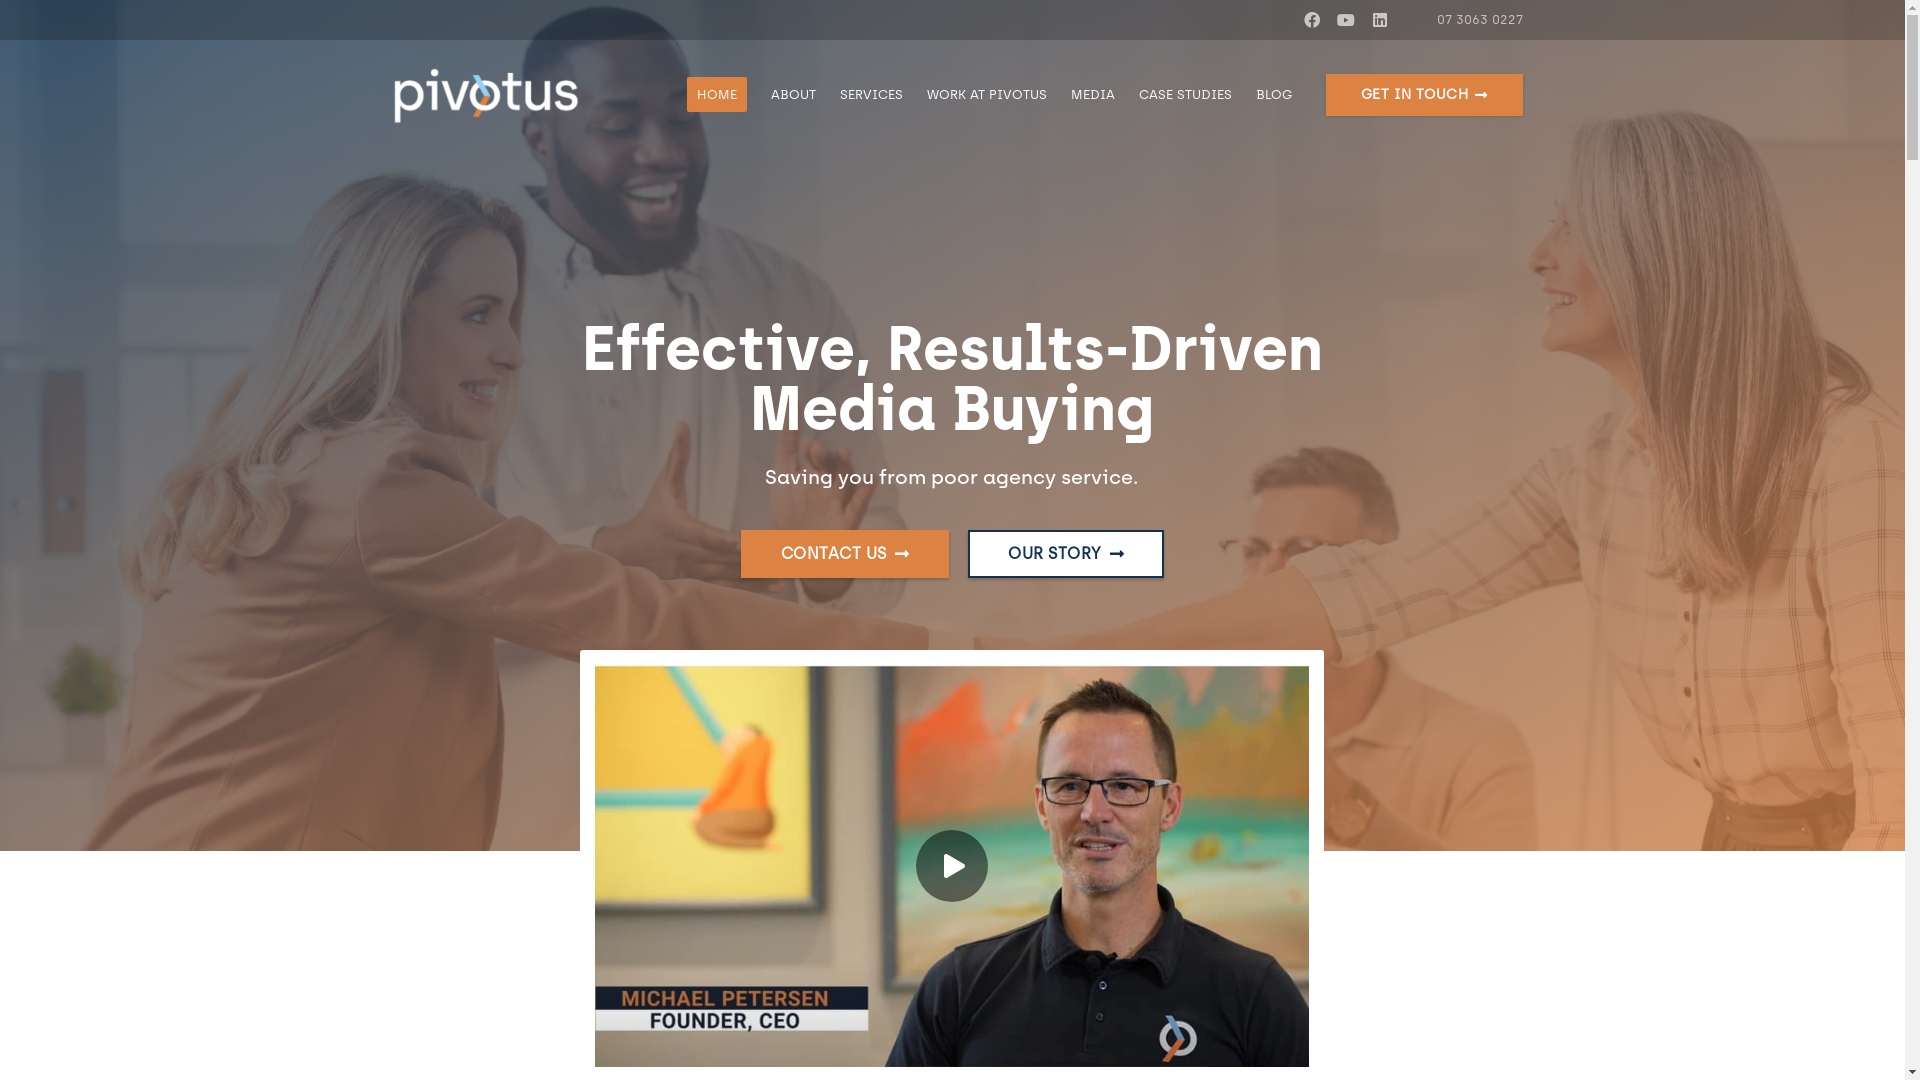 The width and height of the screenshot is (1920, 1080). Describe the element at coordinates (1242, 95) in the screenshot. I see `'BLOG'` at that location.